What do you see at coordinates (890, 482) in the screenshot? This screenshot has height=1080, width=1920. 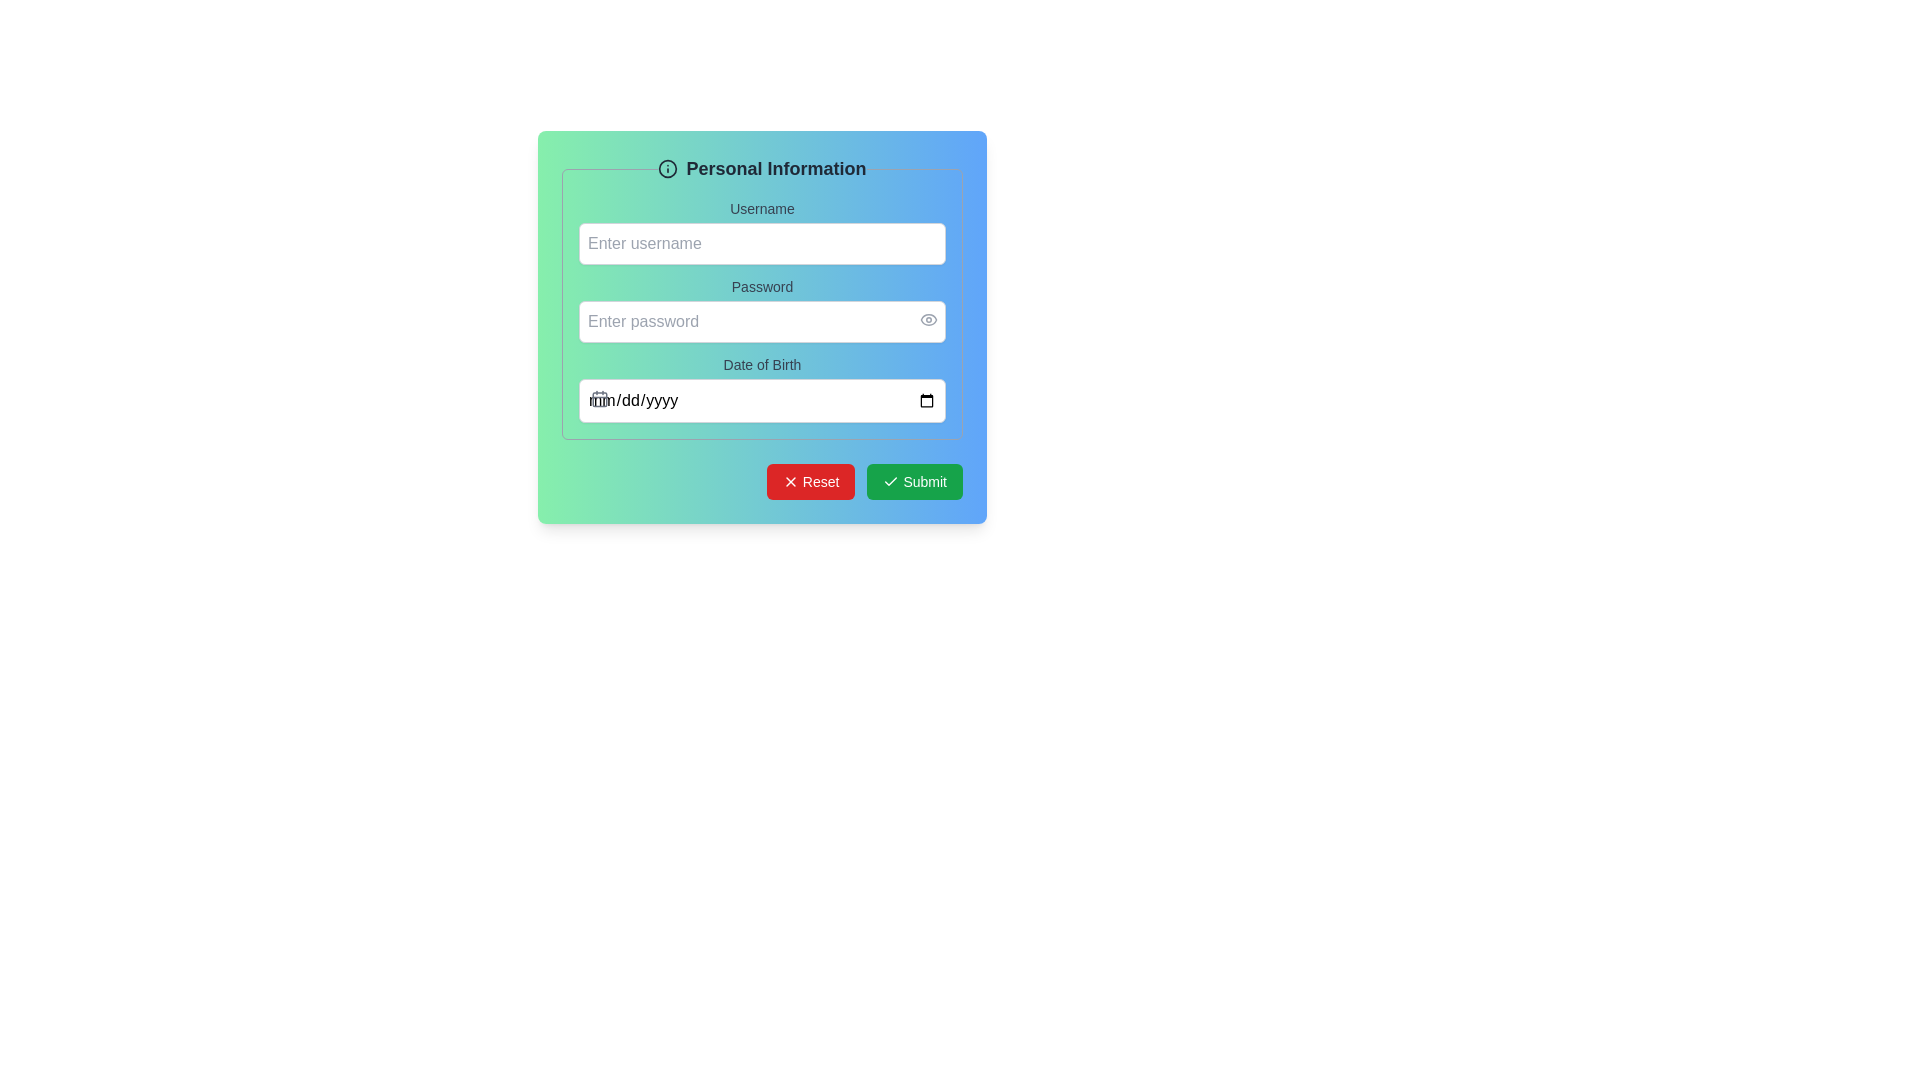 I see `the 'Submit' button which contains the checkmark icon located to the left of its text label` at bounding box center [890, 482].